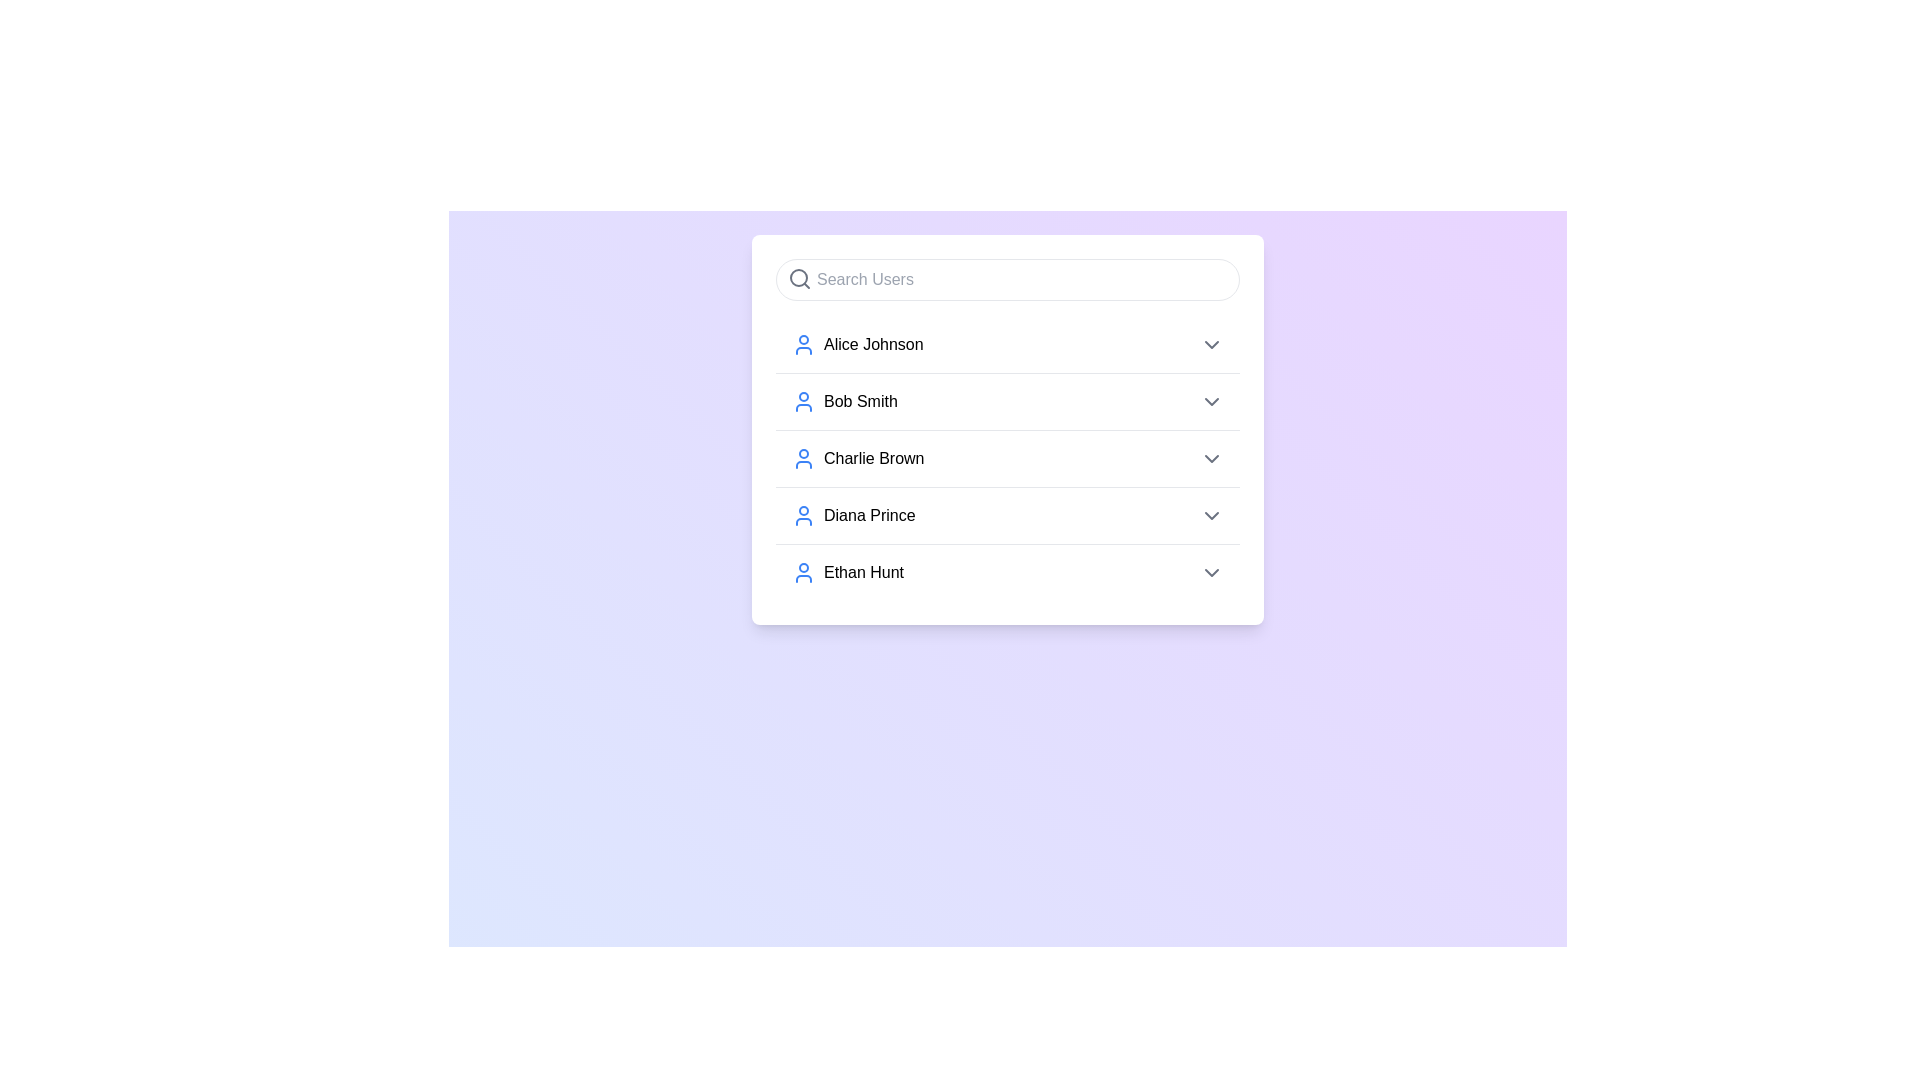 This screenshot has width=1920, height=1080. What do you see at coordinates (1210, 459) in the screenshot?
I see `the Dropdown indicator located at the far right of the 'Charlie Brown' row, which is the third row in a vertical list structure` at bounding box center [1210, 459].